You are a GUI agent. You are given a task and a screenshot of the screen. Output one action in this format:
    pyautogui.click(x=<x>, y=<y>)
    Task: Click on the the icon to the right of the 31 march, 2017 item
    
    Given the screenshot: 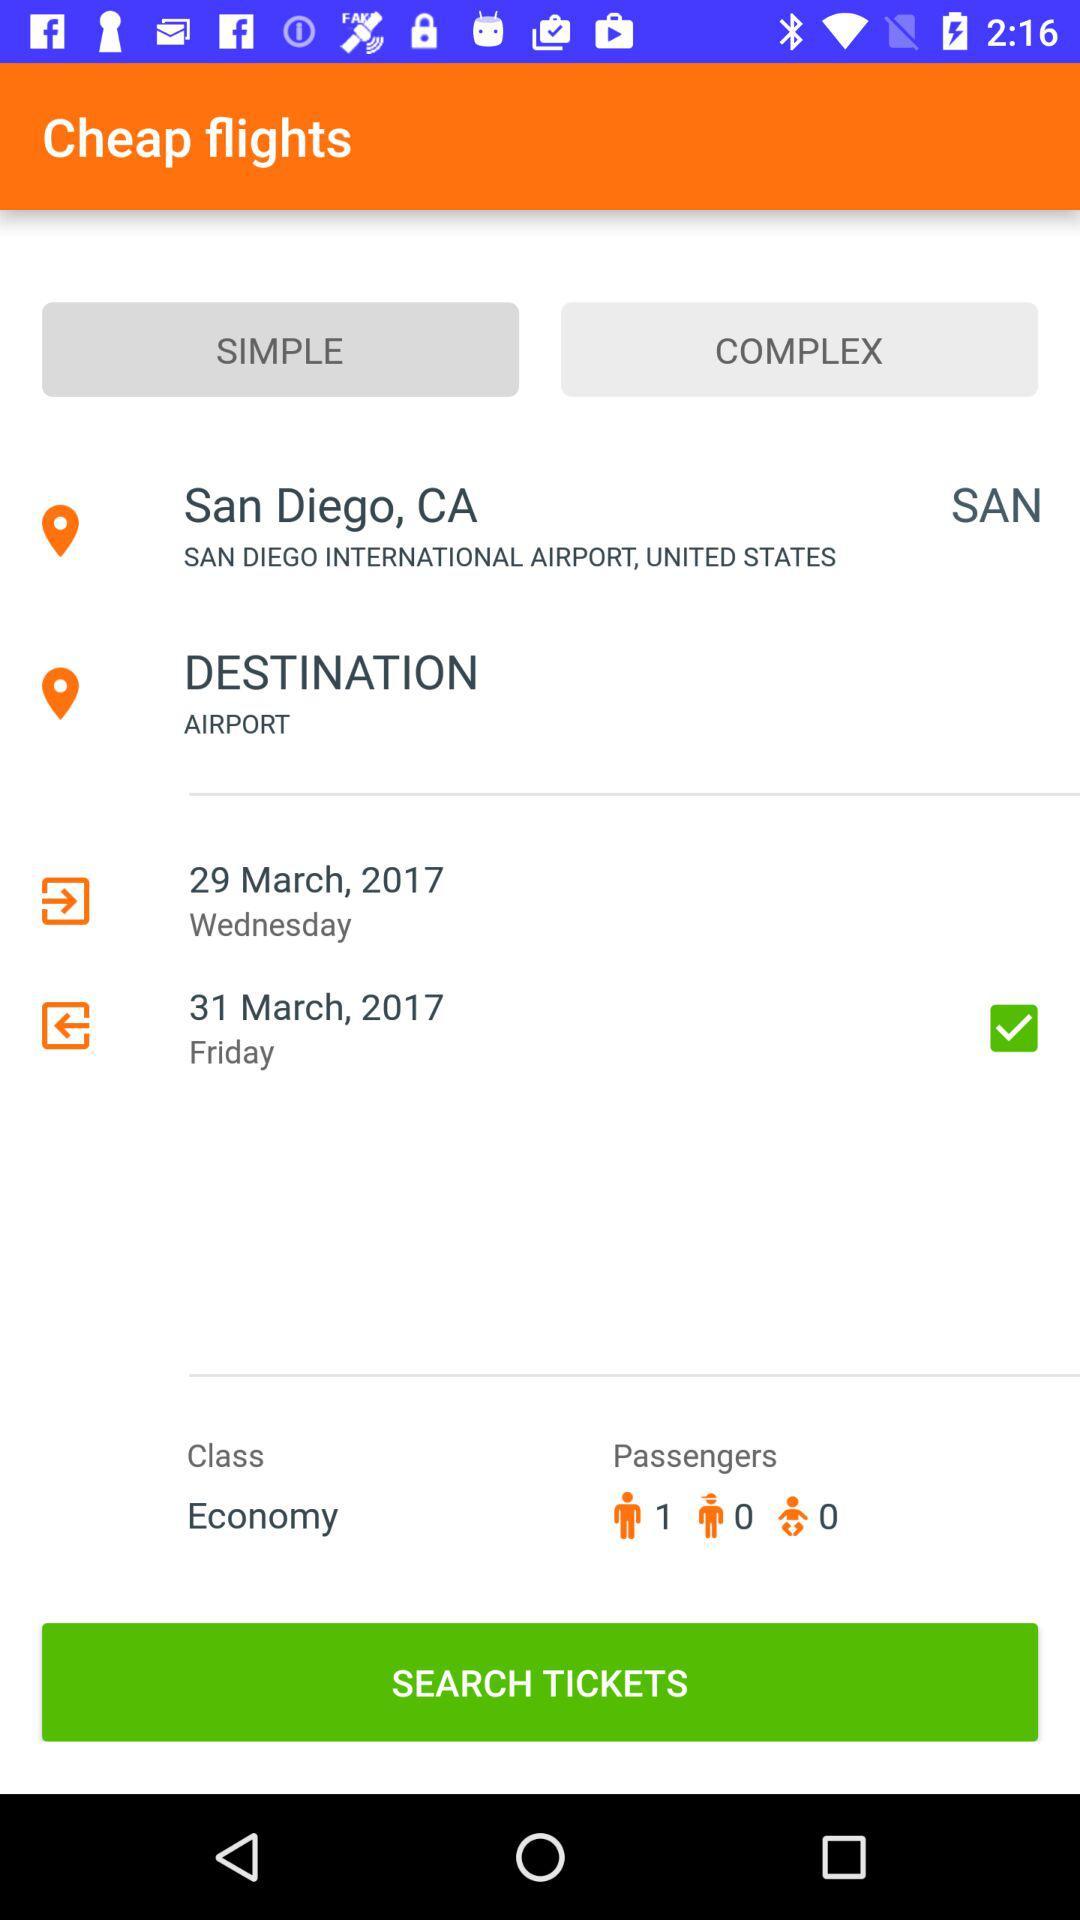 What is the action you would take?
    pyautogui.click(x=1014, y=1028)
    